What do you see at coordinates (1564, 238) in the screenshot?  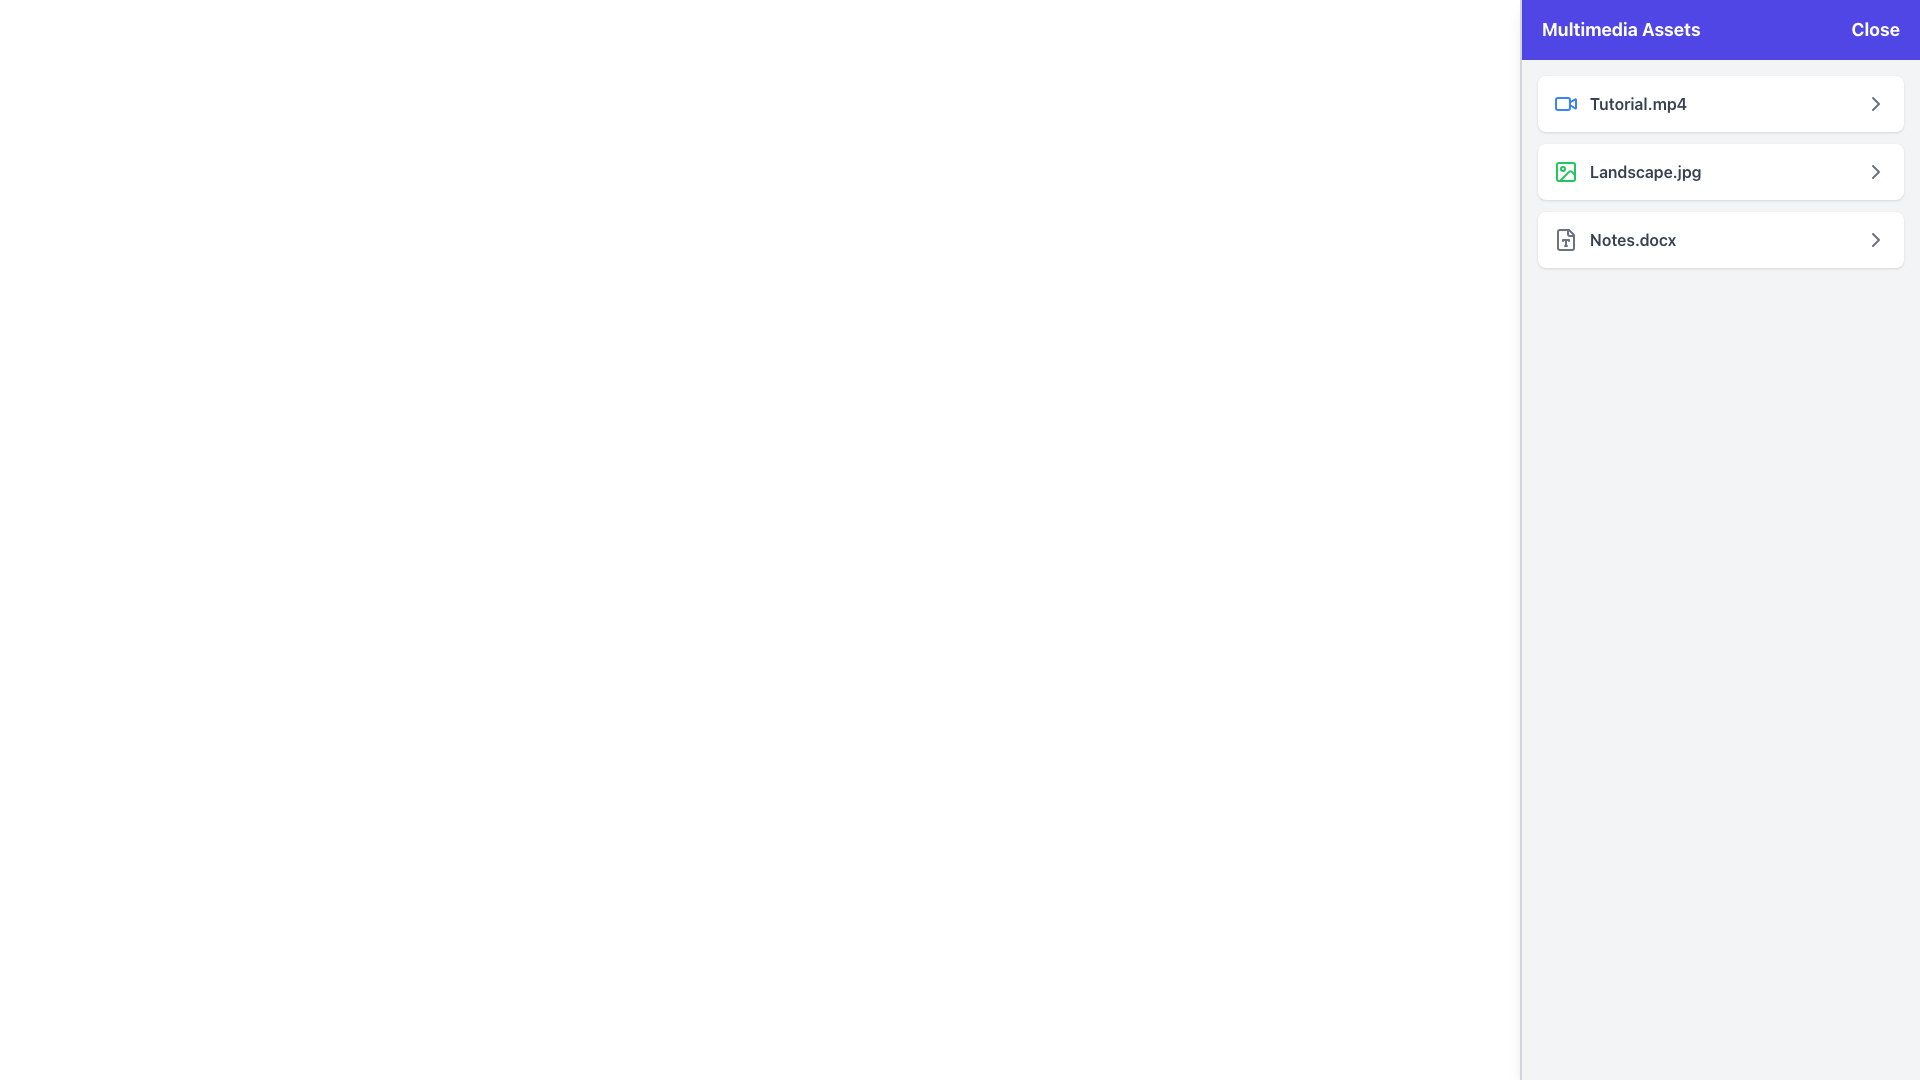 I see `the small file icon with a gray outline and a folded corner, located to the left of the label 'Notes.docx'` at bounding box center [1564, 238].